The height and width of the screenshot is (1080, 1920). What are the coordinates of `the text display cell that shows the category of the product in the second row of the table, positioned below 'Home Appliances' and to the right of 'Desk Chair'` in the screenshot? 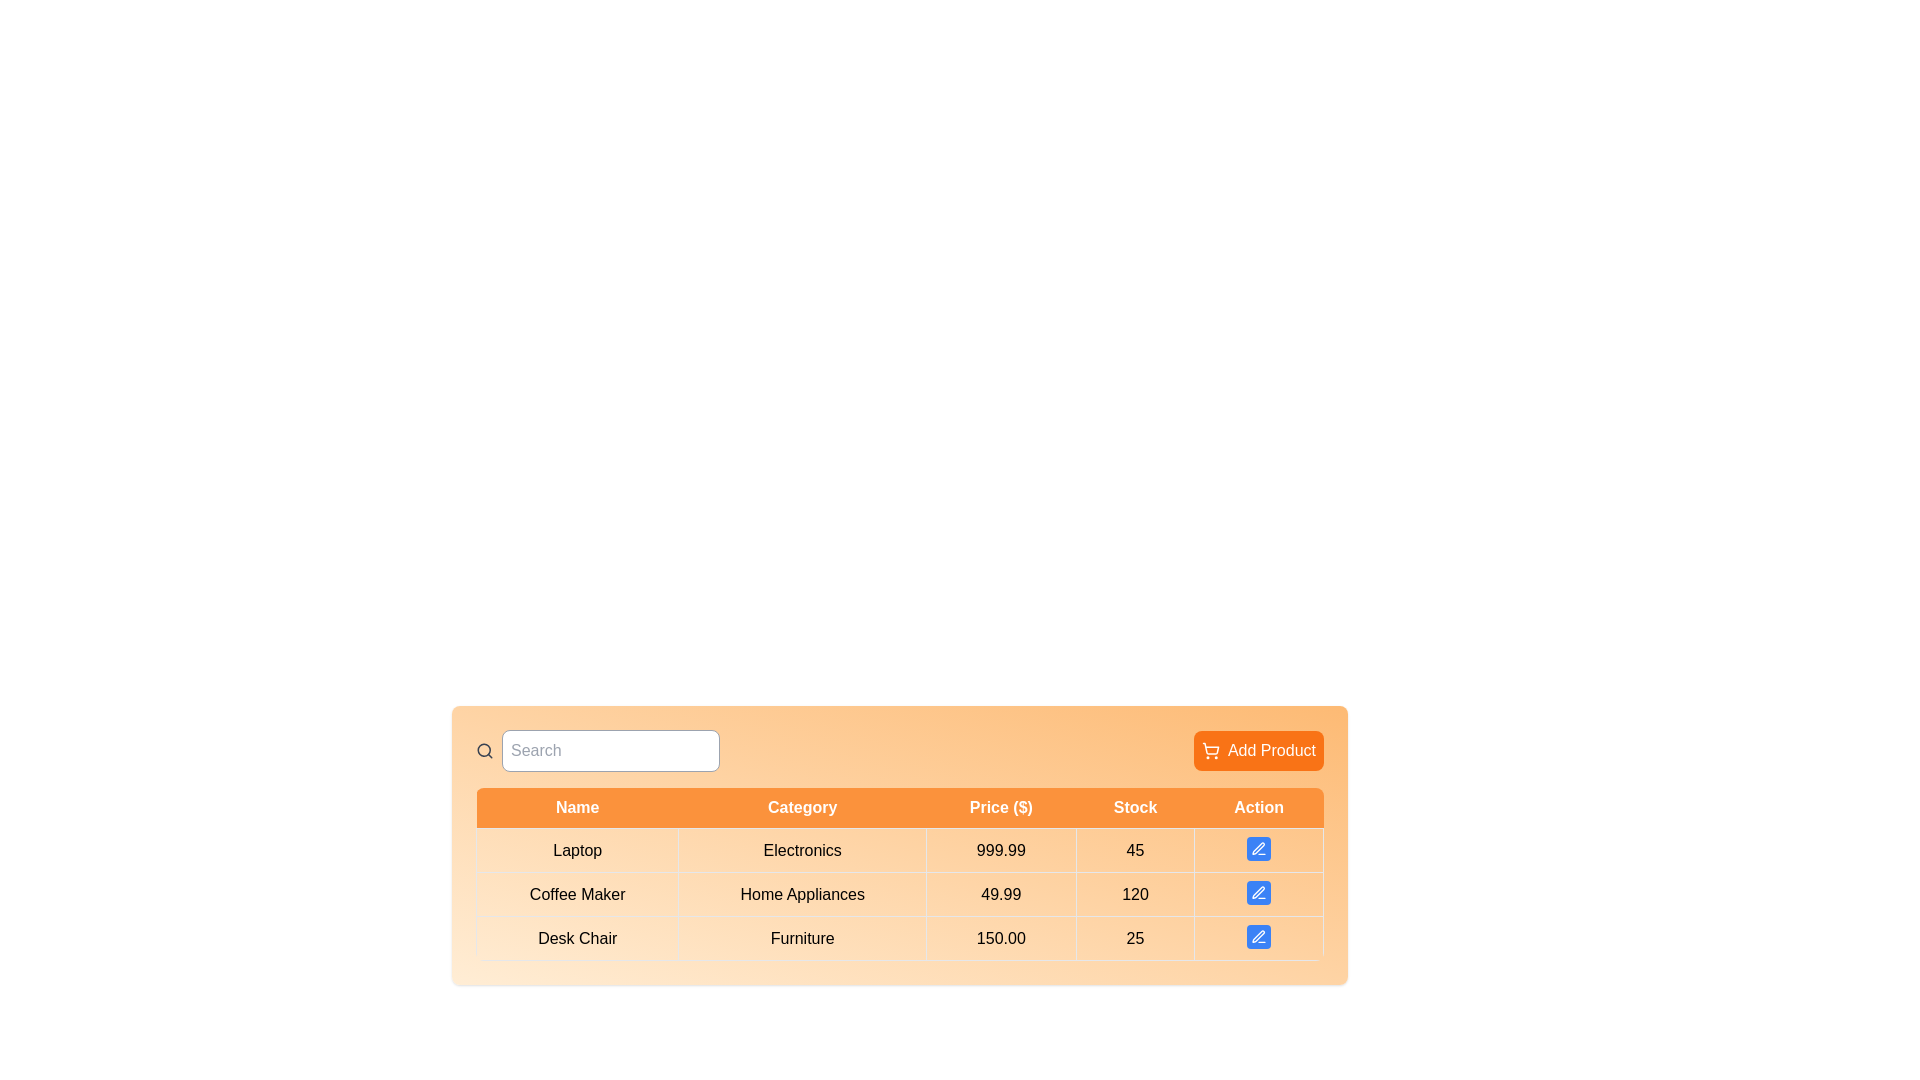 It's located at (802, 938).